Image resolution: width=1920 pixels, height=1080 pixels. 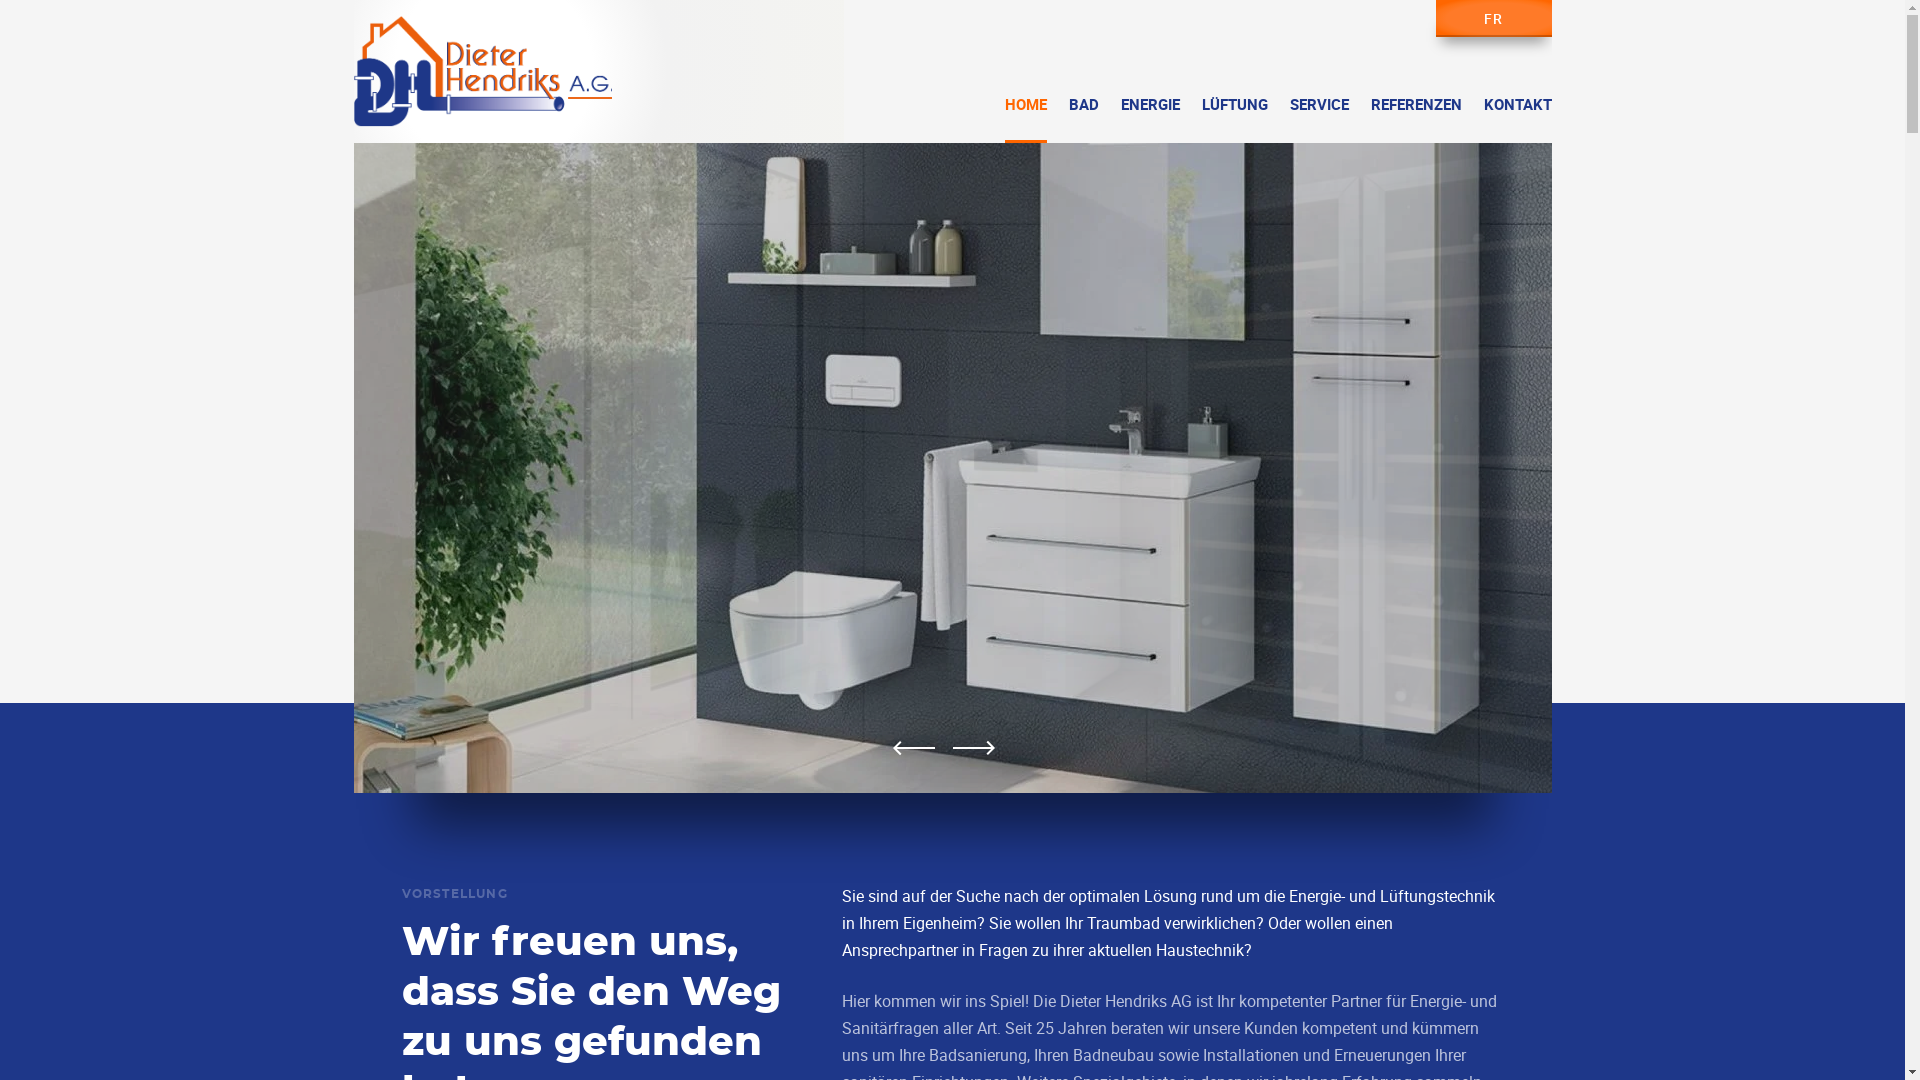 What do you see at coordinates (1003, 119) in the screenshot?
I see `'HOME'` at bounding box center [1003, 119].